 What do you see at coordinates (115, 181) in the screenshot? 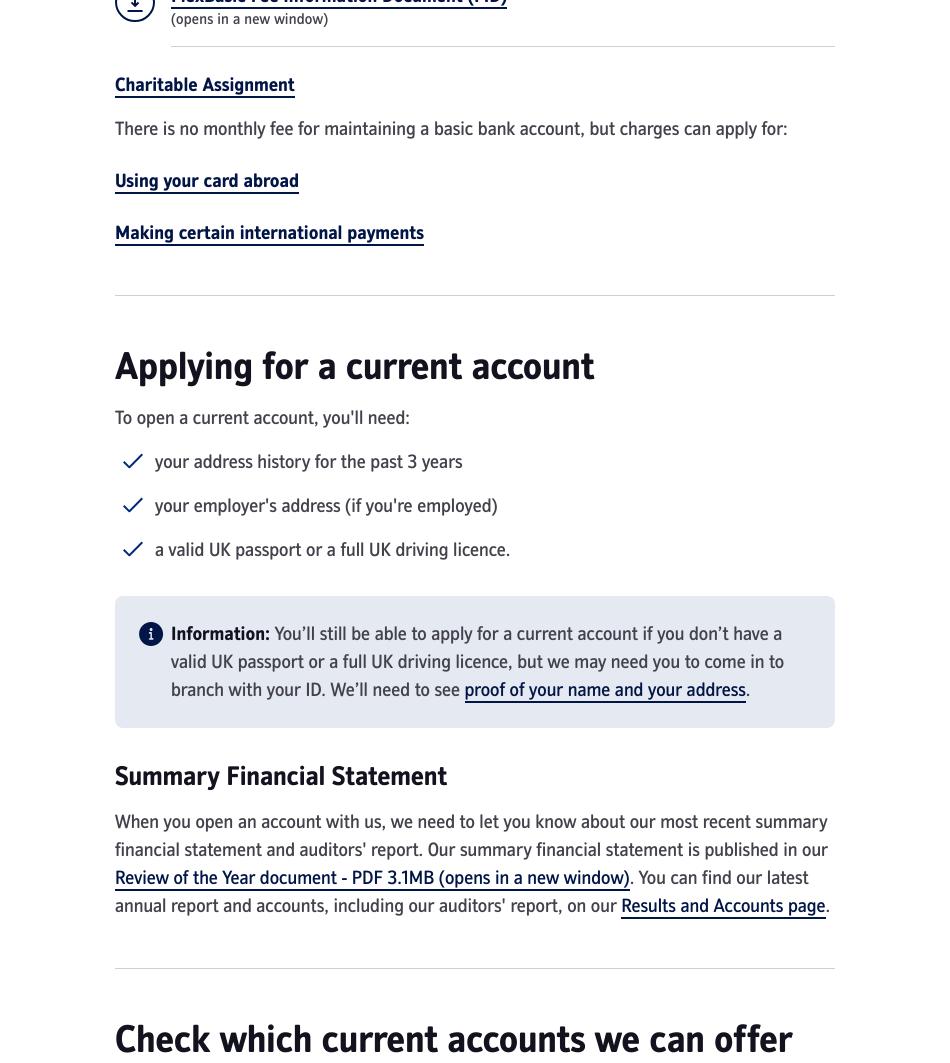
I see `'Using your card abroad'` at bounding box center [115, 181].